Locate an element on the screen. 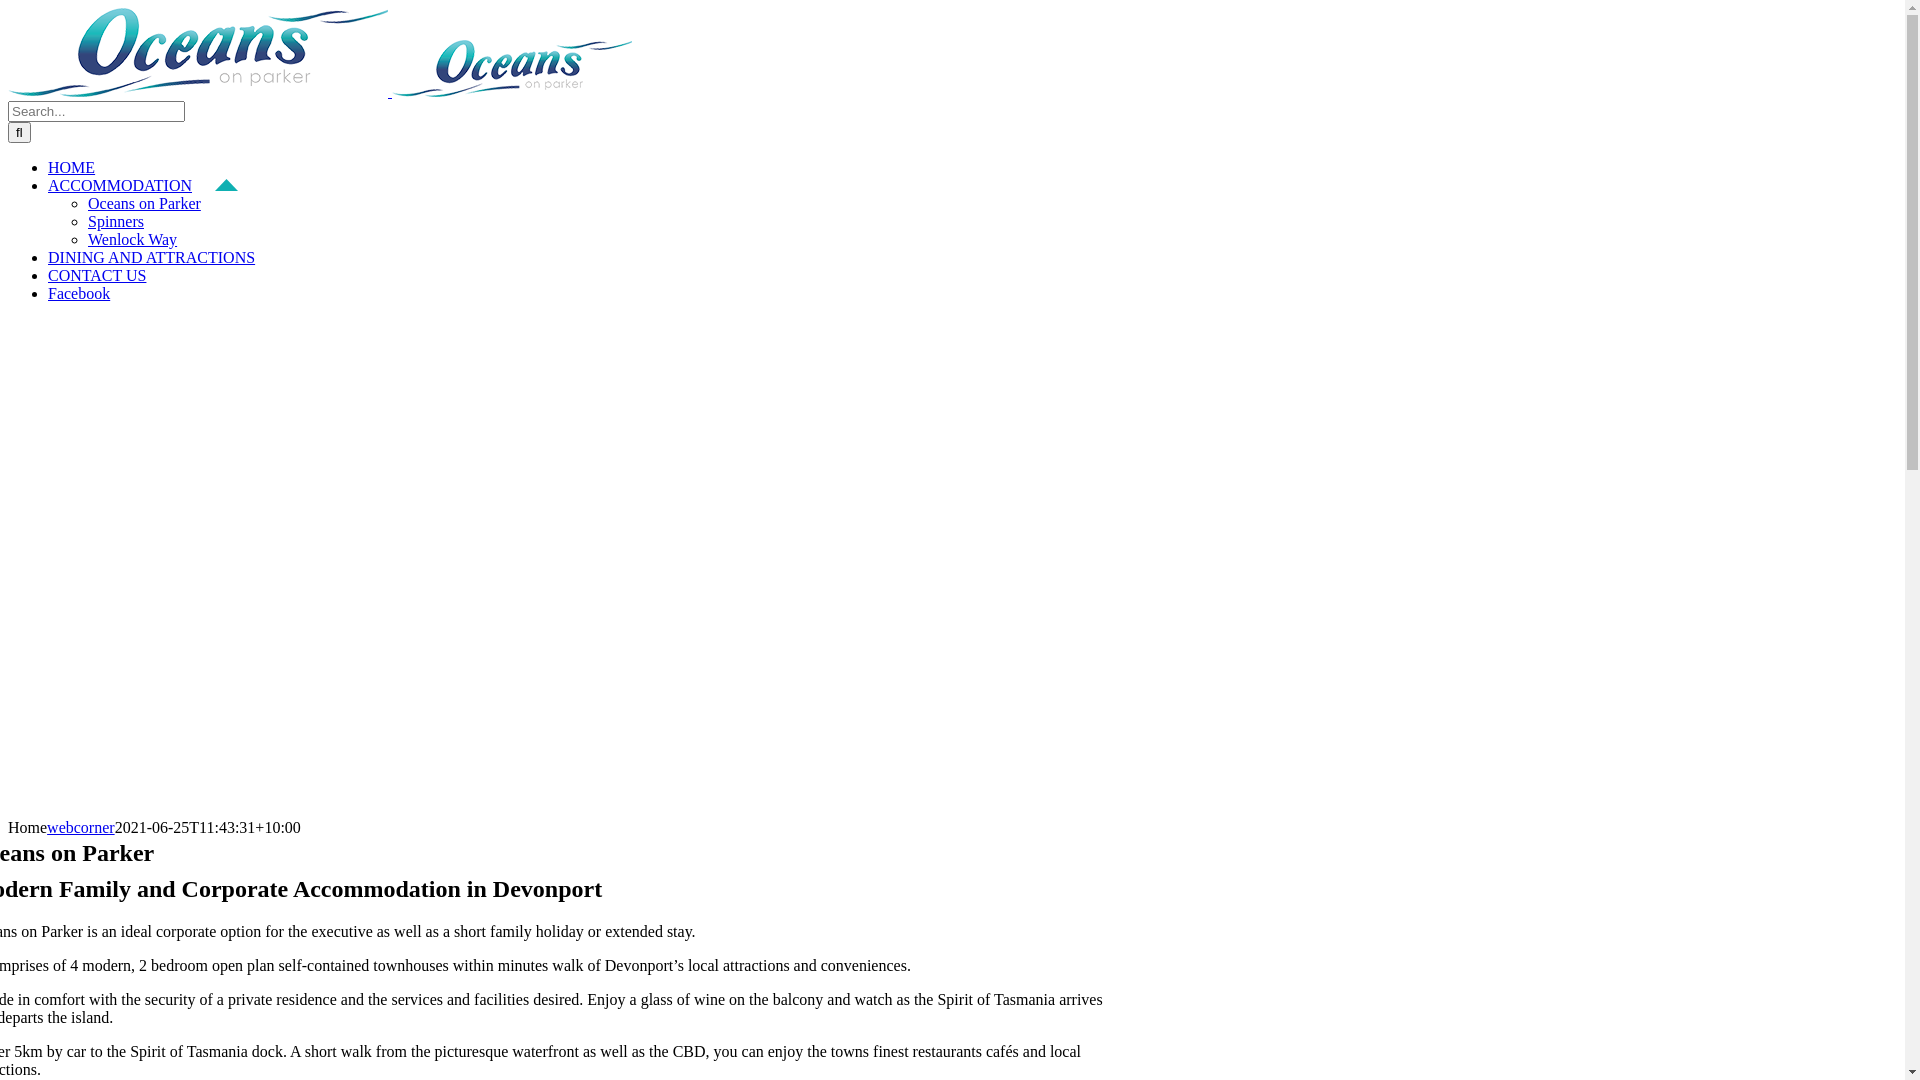  'ACCOMMODATION' is located at coordinates (142, 185).